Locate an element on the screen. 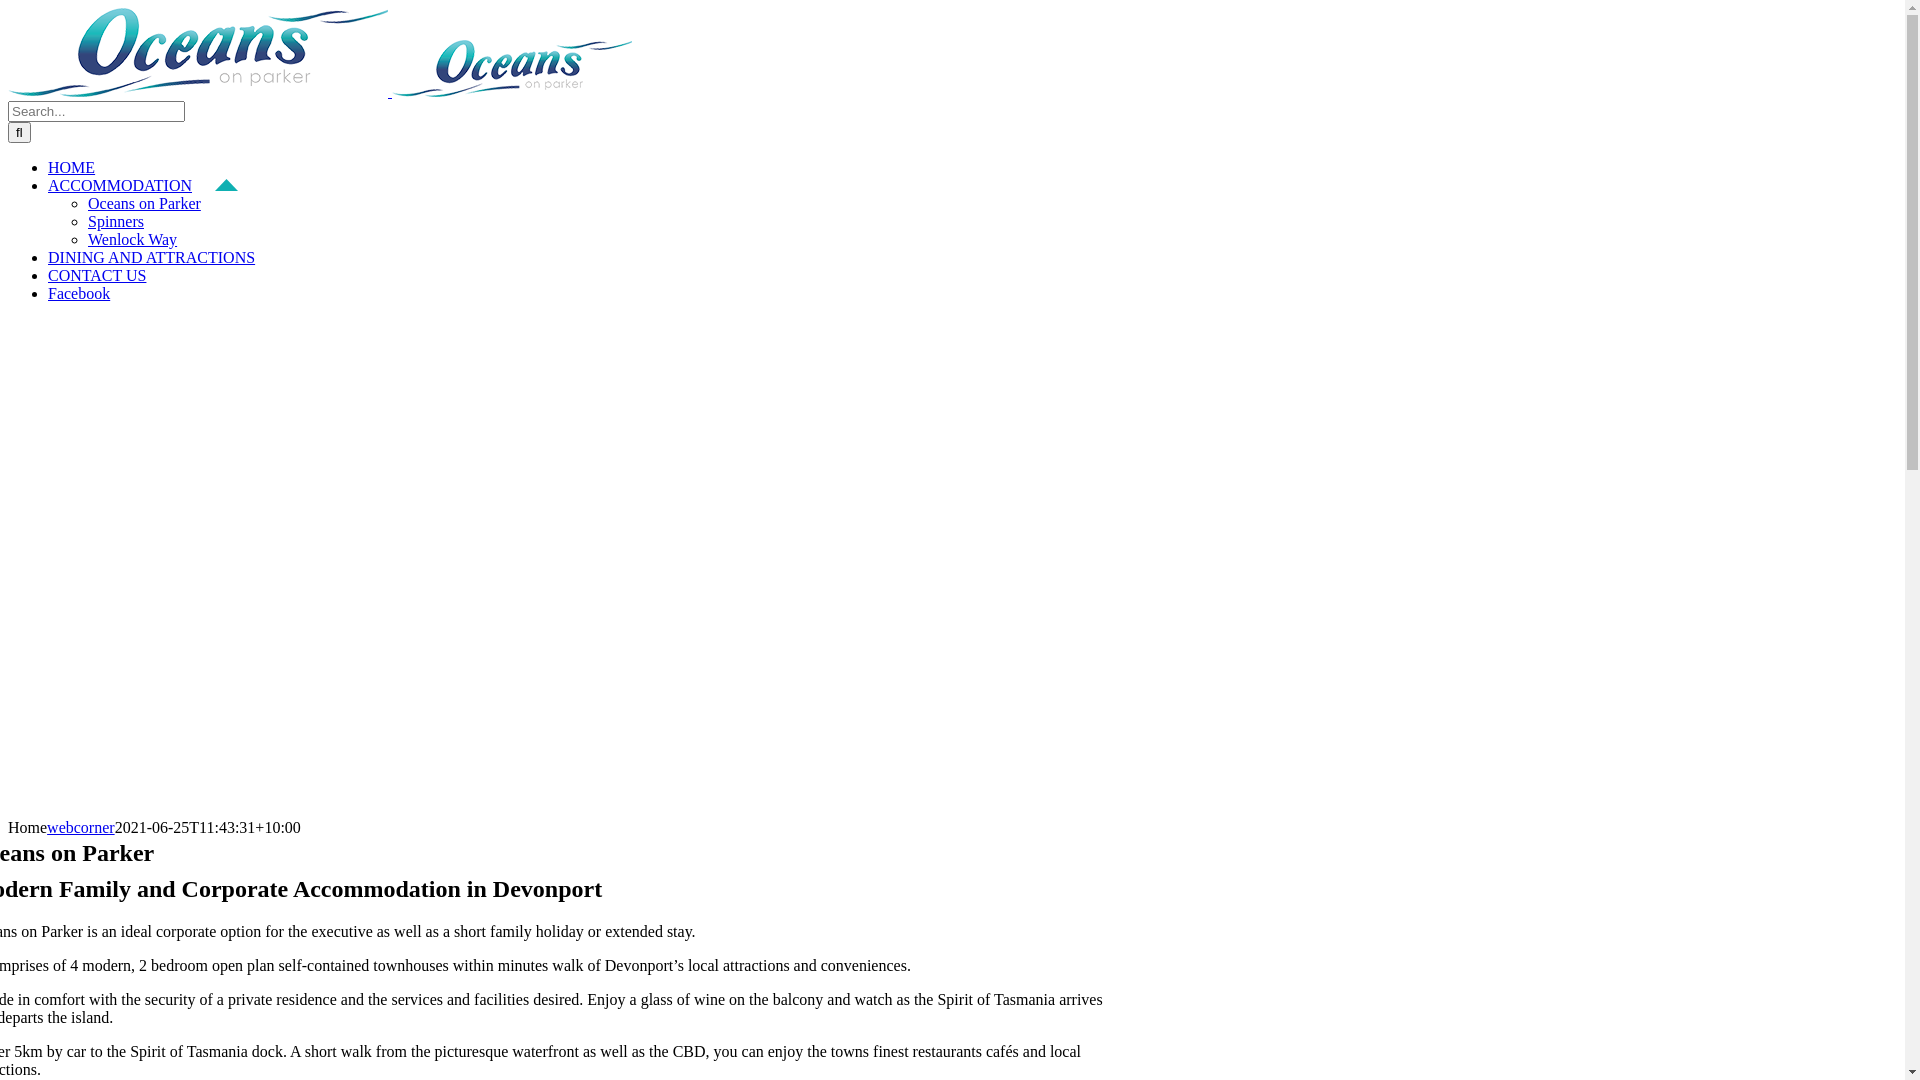  'ACCOMMODATION' is located at coordinates (142, 185).